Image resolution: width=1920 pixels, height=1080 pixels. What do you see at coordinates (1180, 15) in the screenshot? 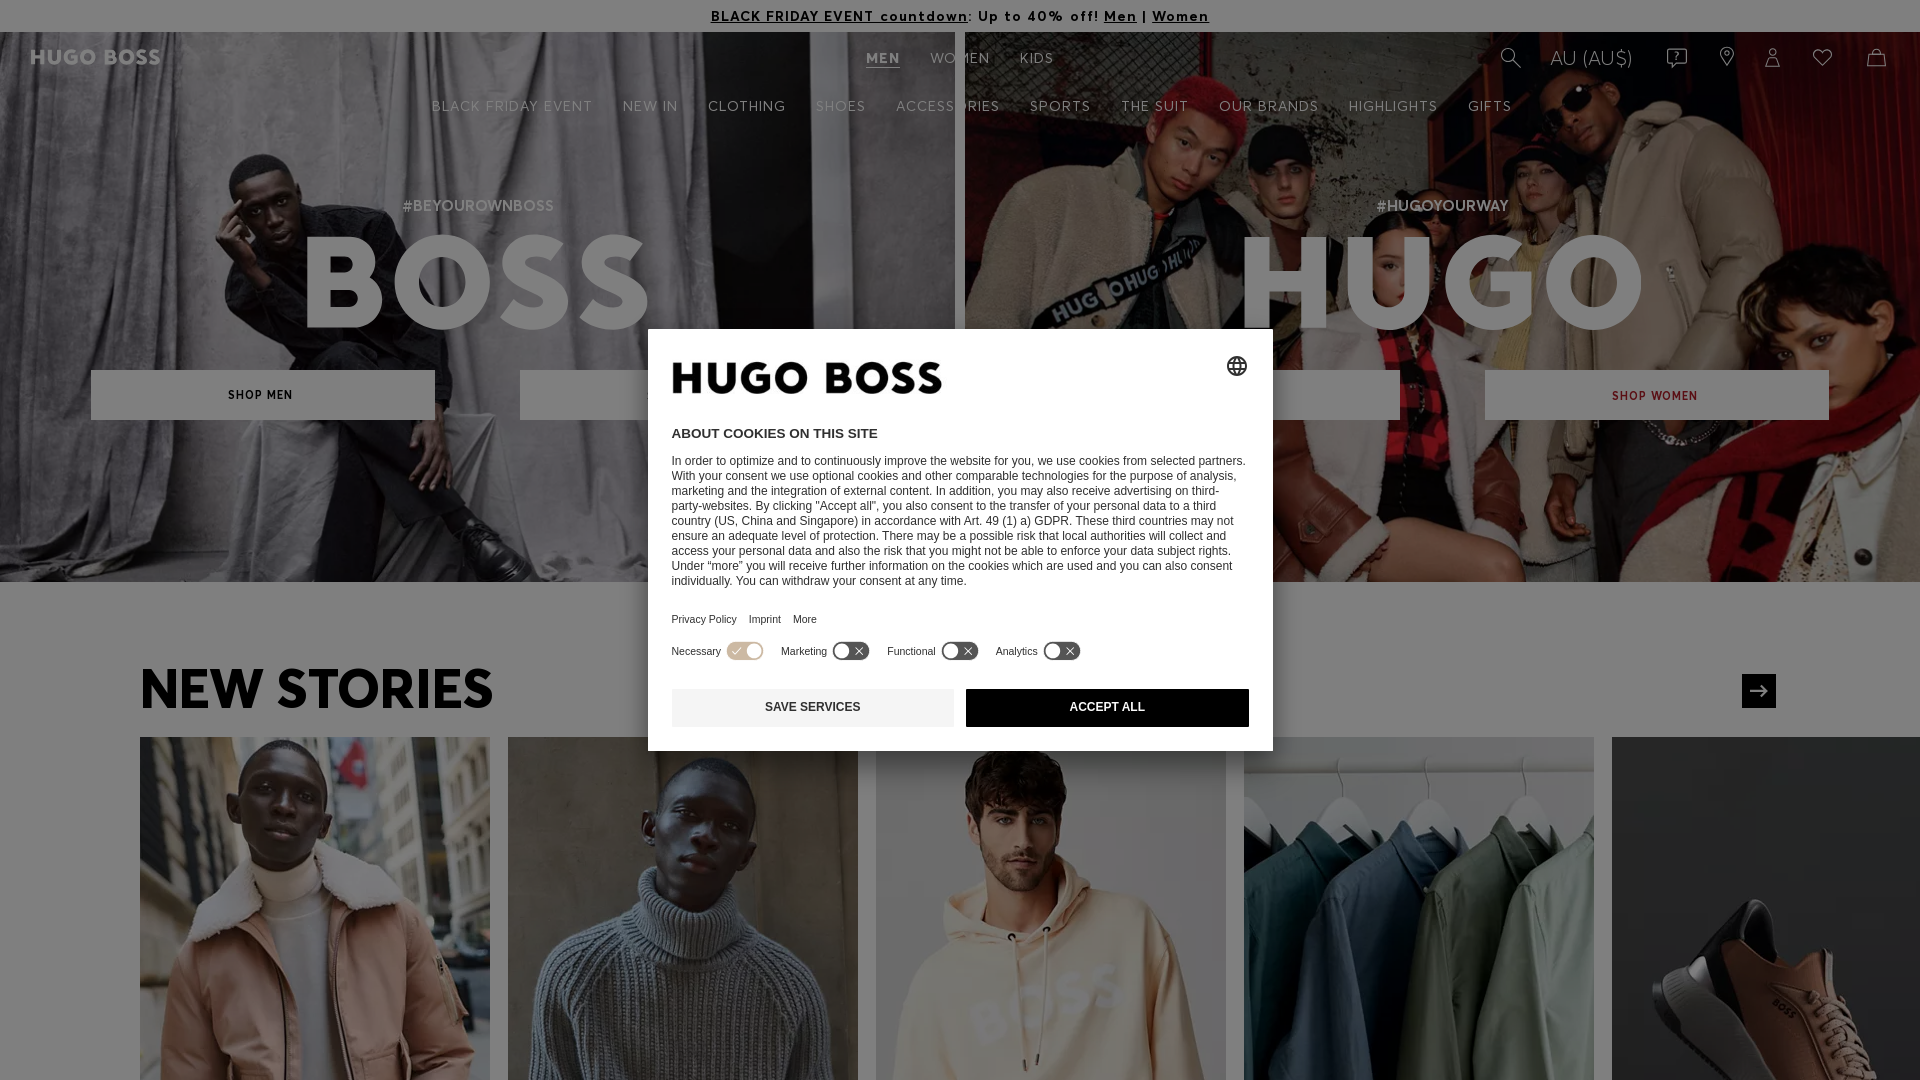
I see `'Women'` at bounding box center [1180, 15].